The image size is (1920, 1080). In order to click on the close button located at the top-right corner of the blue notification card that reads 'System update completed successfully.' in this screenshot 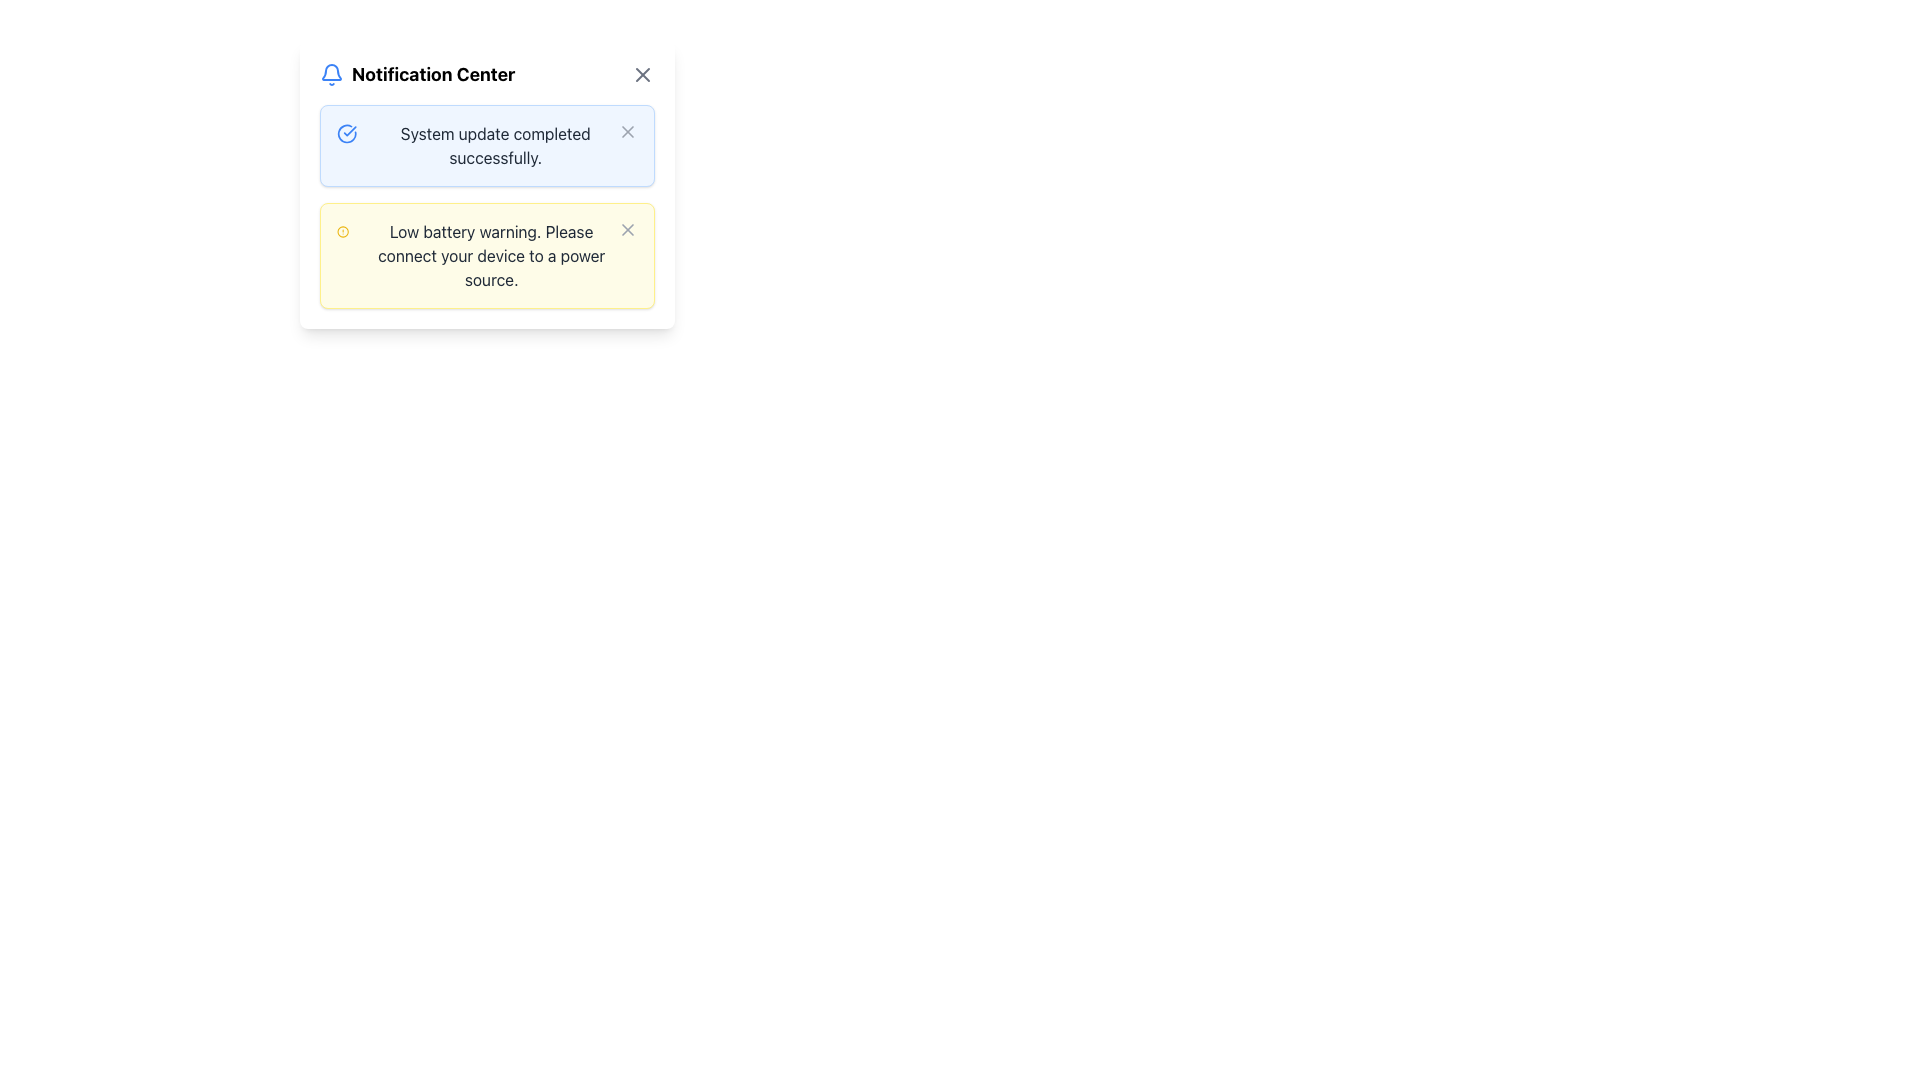, I will do `click(627, 131)`.